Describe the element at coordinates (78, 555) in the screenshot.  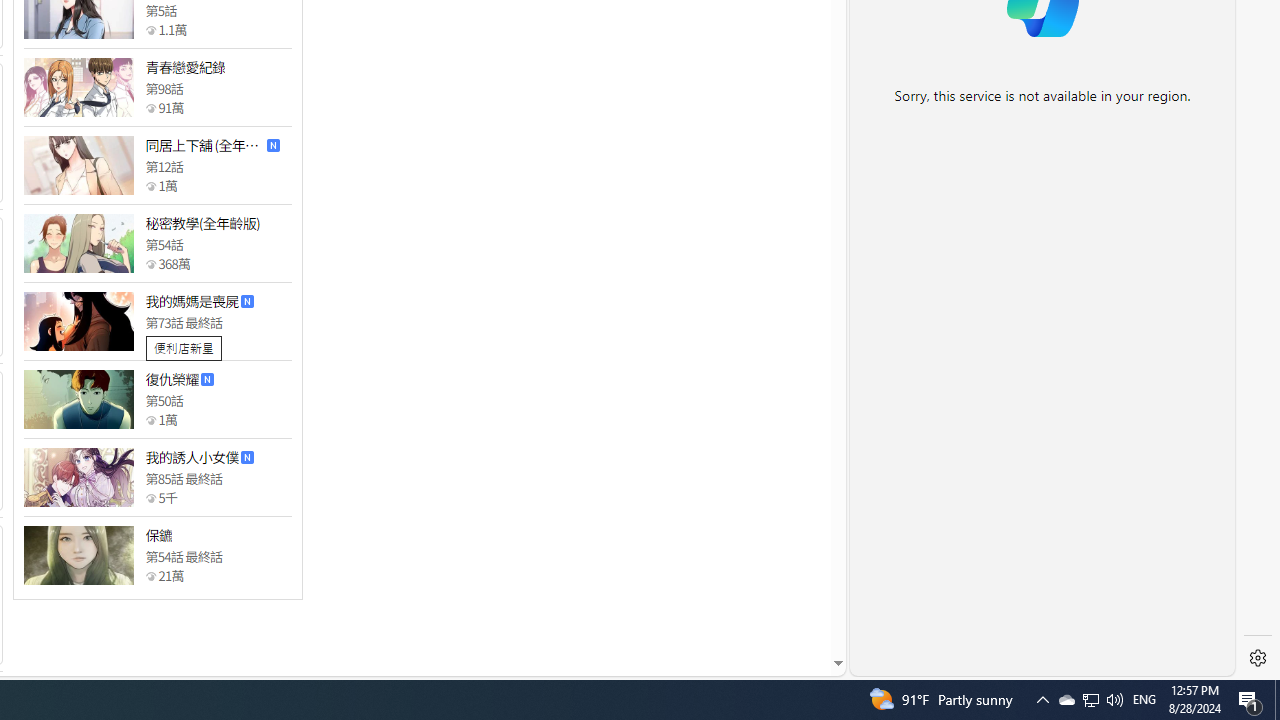
I see `'Class: thumb_img'` at that location.